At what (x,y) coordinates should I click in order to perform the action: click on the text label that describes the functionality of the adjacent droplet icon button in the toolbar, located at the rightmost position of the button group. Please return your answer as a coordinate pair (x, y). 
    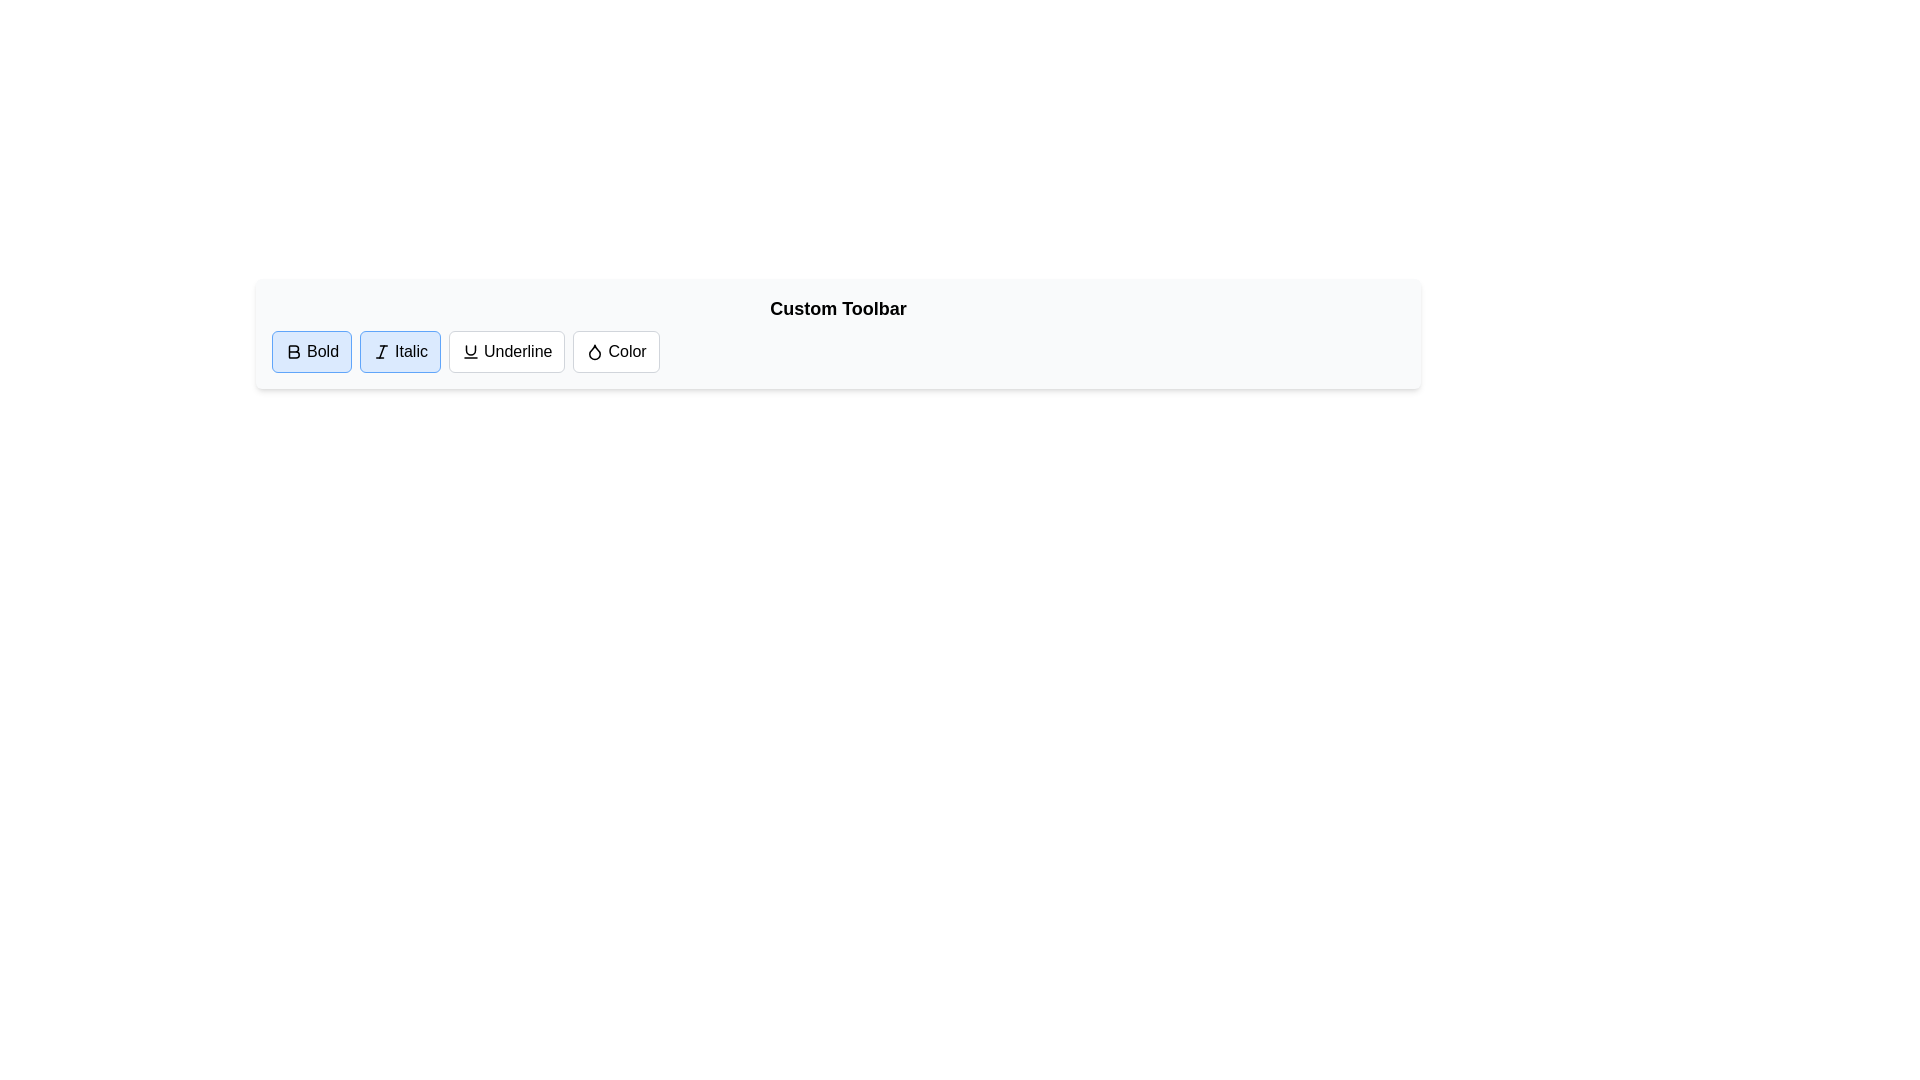
    Looking at the image, I should click on (626, 350).